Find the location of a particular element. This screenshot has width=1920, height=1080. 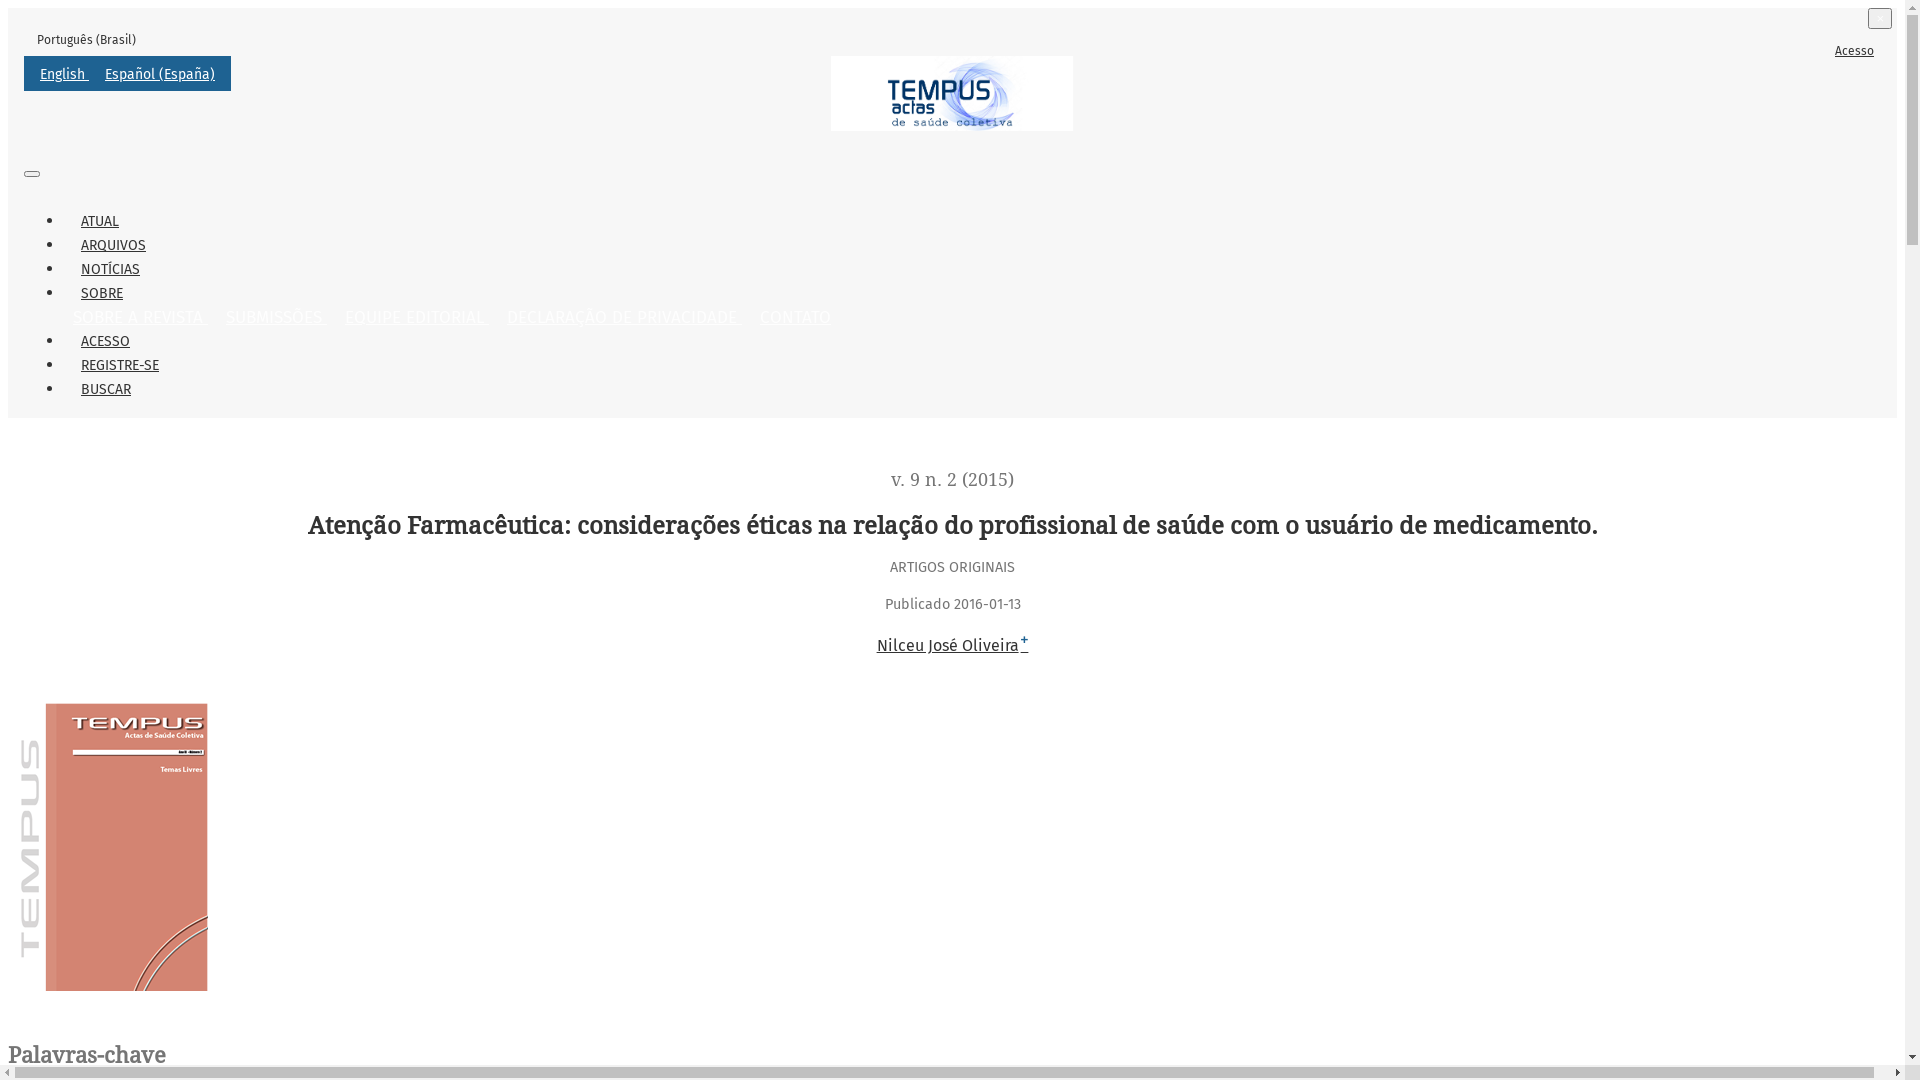

'BUSCAR' is located at coordinates (104, 389).